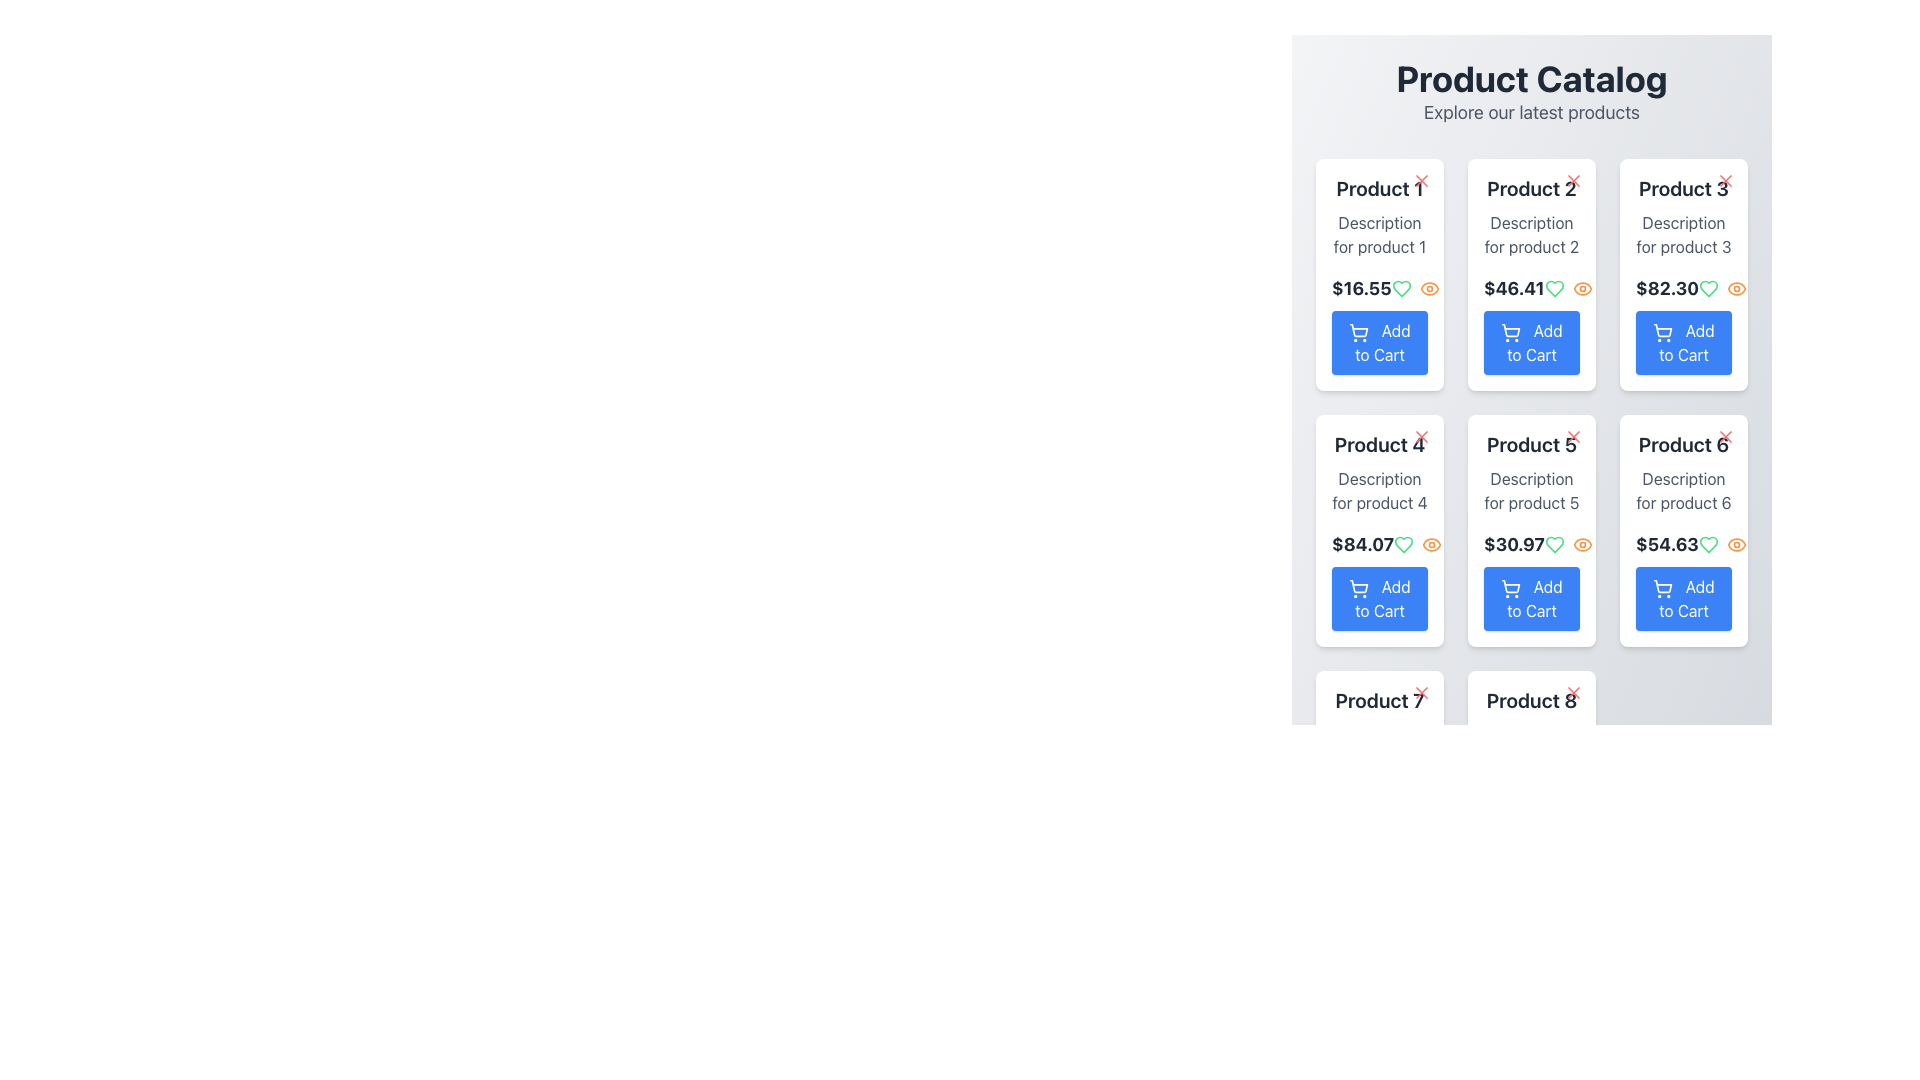  What do you see at coordinates (1359, 587) in the screenshot?
I see `the 'Add to Cart' button icon for 'Product 4', located in the second row and first column of the product grid` at bounding box center [1359, 587].